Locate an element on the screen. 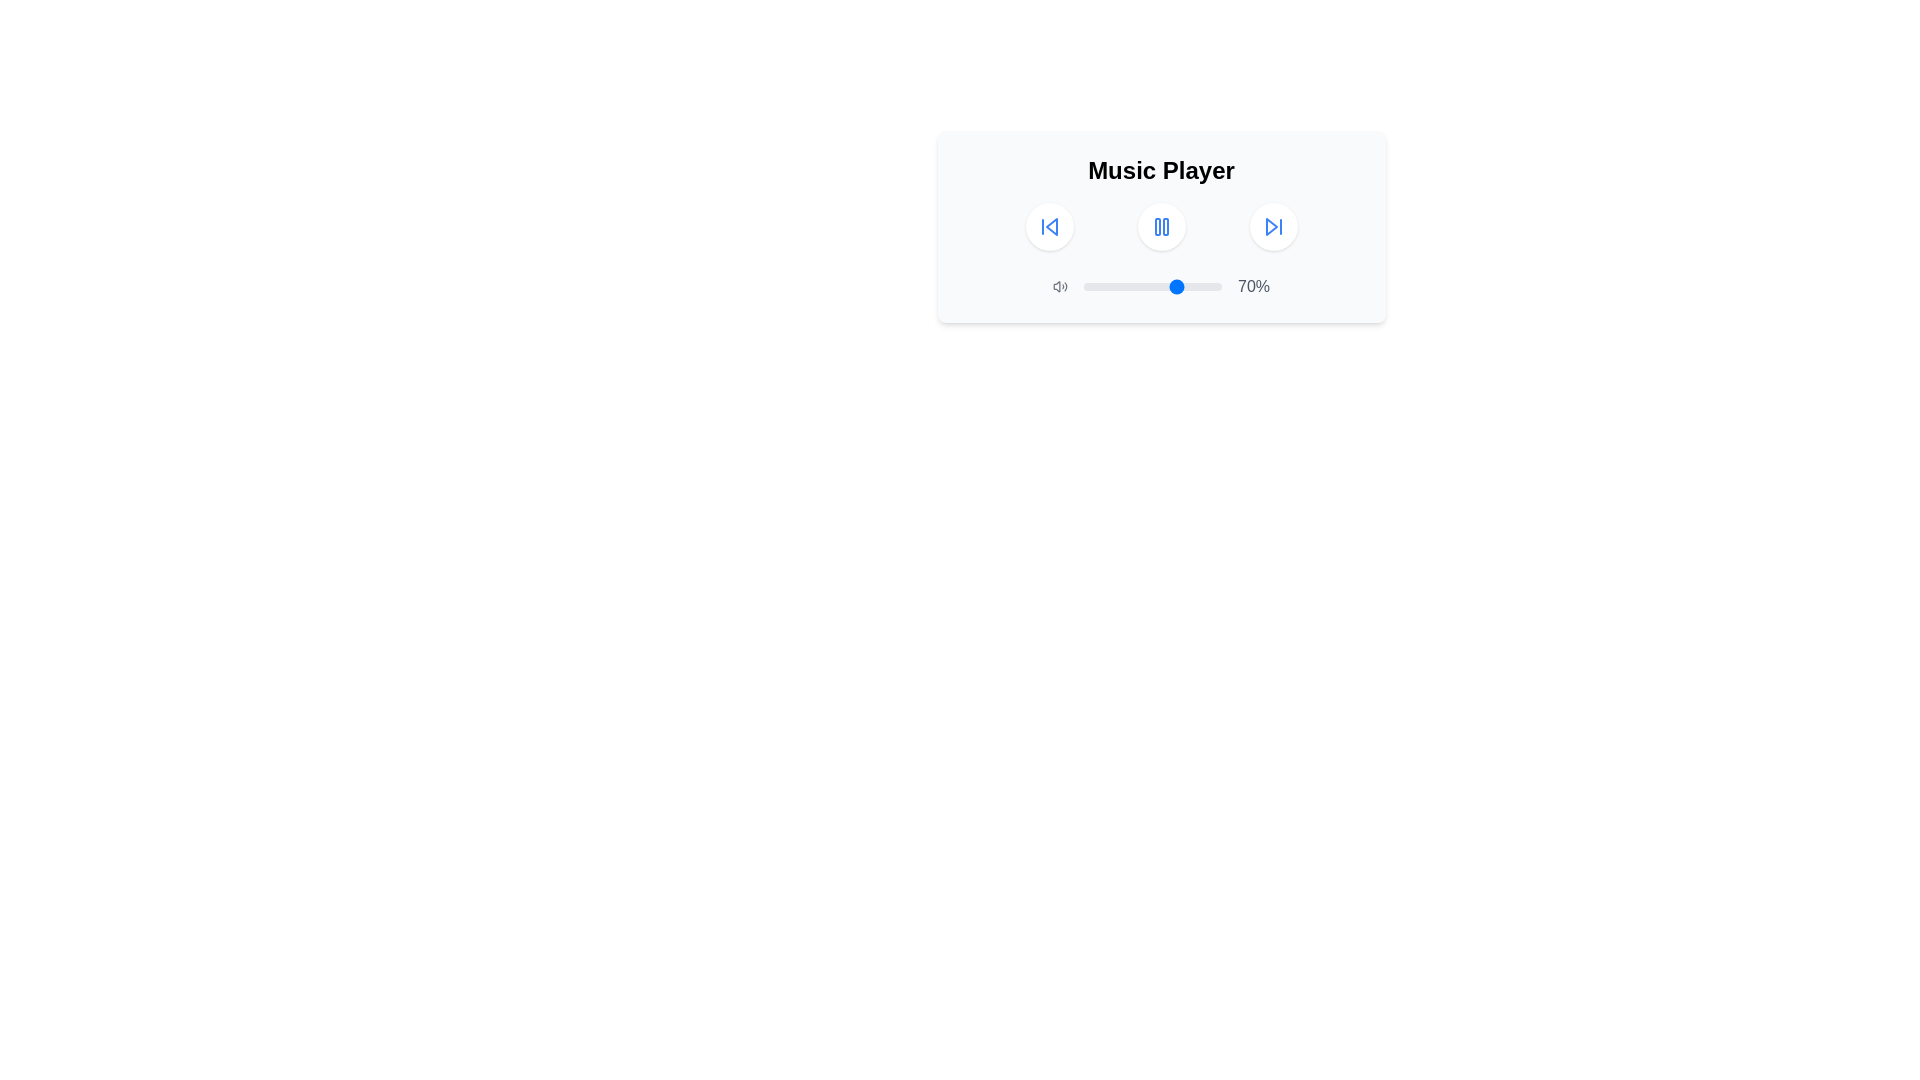 Image resolution: width=1920 pixels, height=1080 pixels. the circular skip-forward button with a blue triangle icon located in the music player control panel to skip forward is located at coordinates (1272, 226).